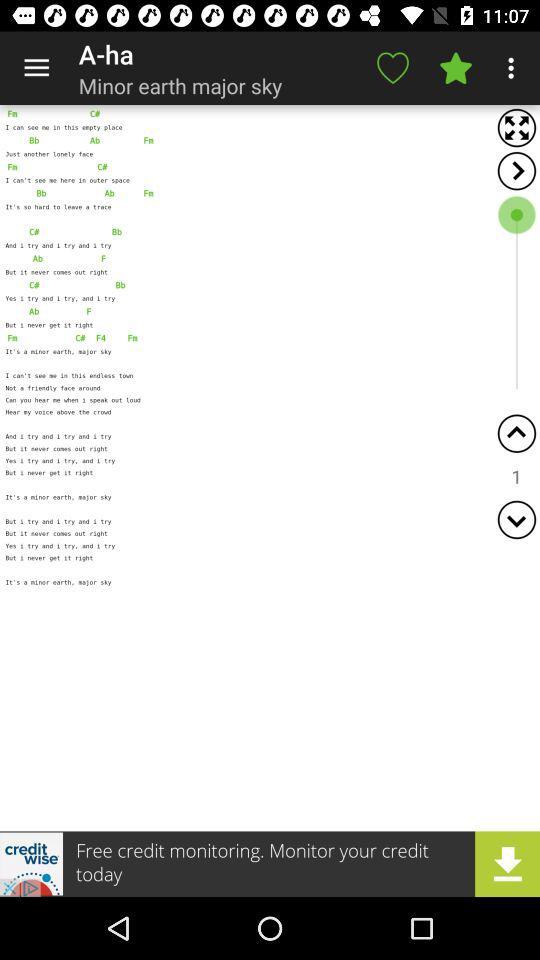 This screenshot has height=960, width=540. What do you see at coordinates (516, 127) in the screenshot?
I see `full screen` at bounding box center [516, 127].